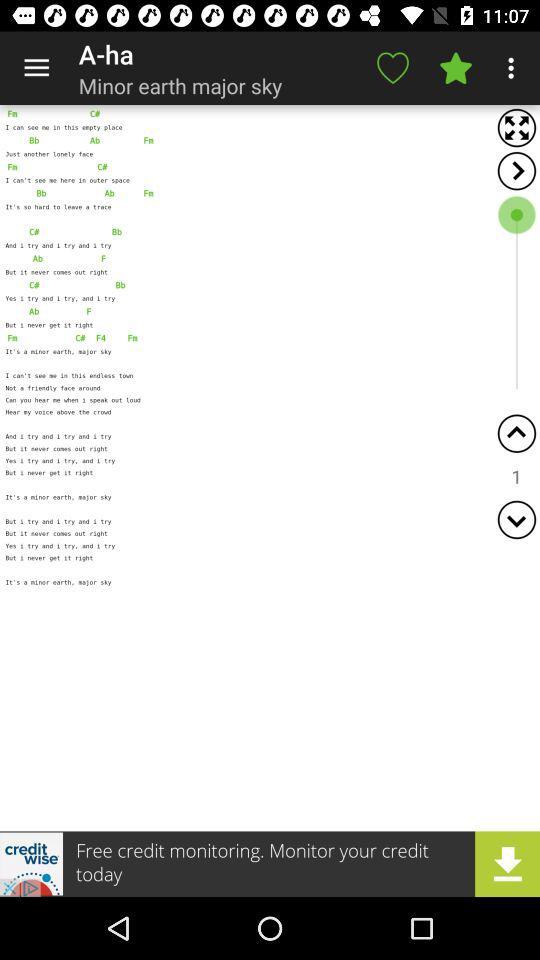 This screenshot has height=960, width=540. What do you see at coordinates (516, 127) in the screenshot?
I see `full screen` at bounding box center [516, 127].